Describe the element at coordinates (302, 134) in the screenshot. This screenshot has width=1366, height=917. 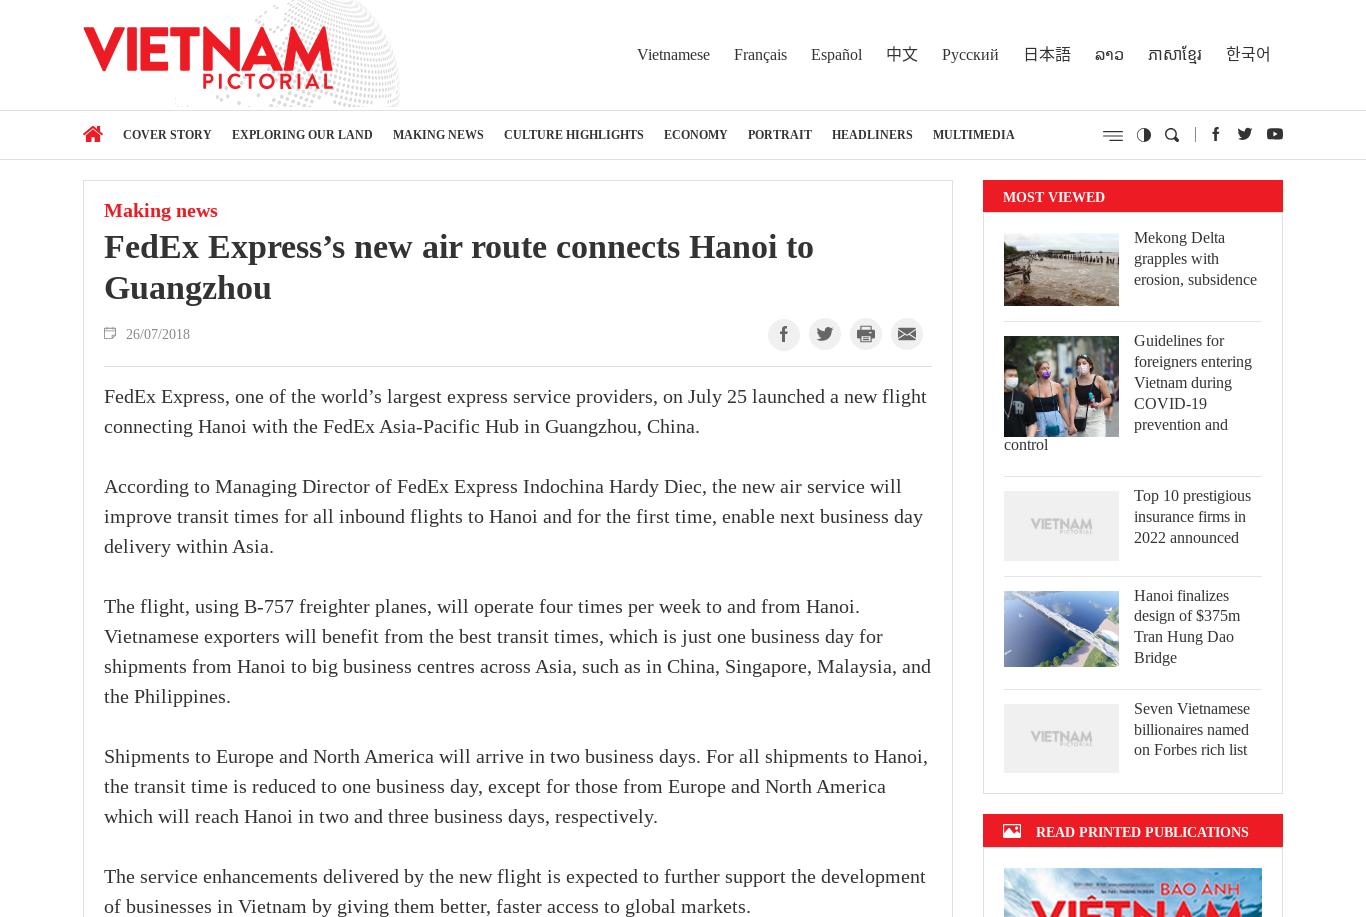
I see `'Exploring our land'` at that location.